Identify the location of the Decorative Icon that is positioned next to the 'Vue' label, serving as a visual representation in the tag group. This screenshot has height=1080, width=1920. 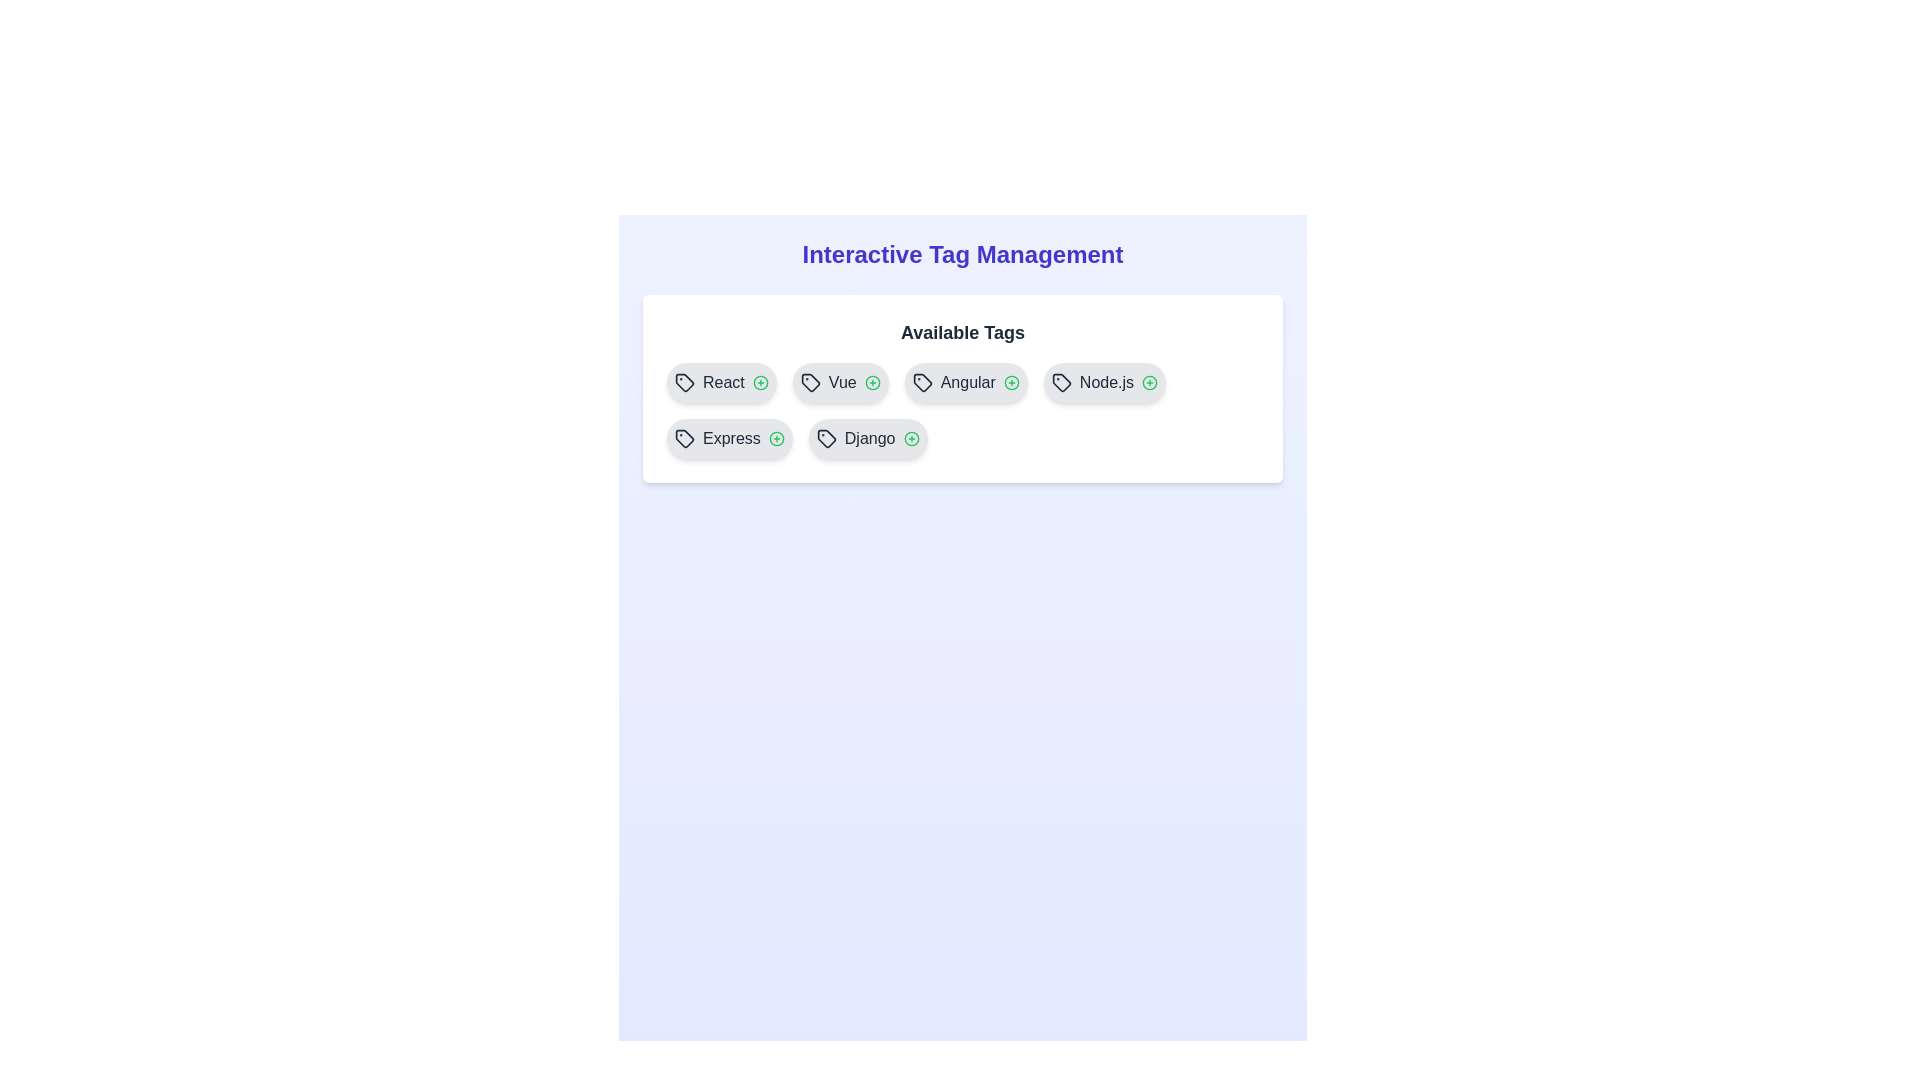
(810, 382).